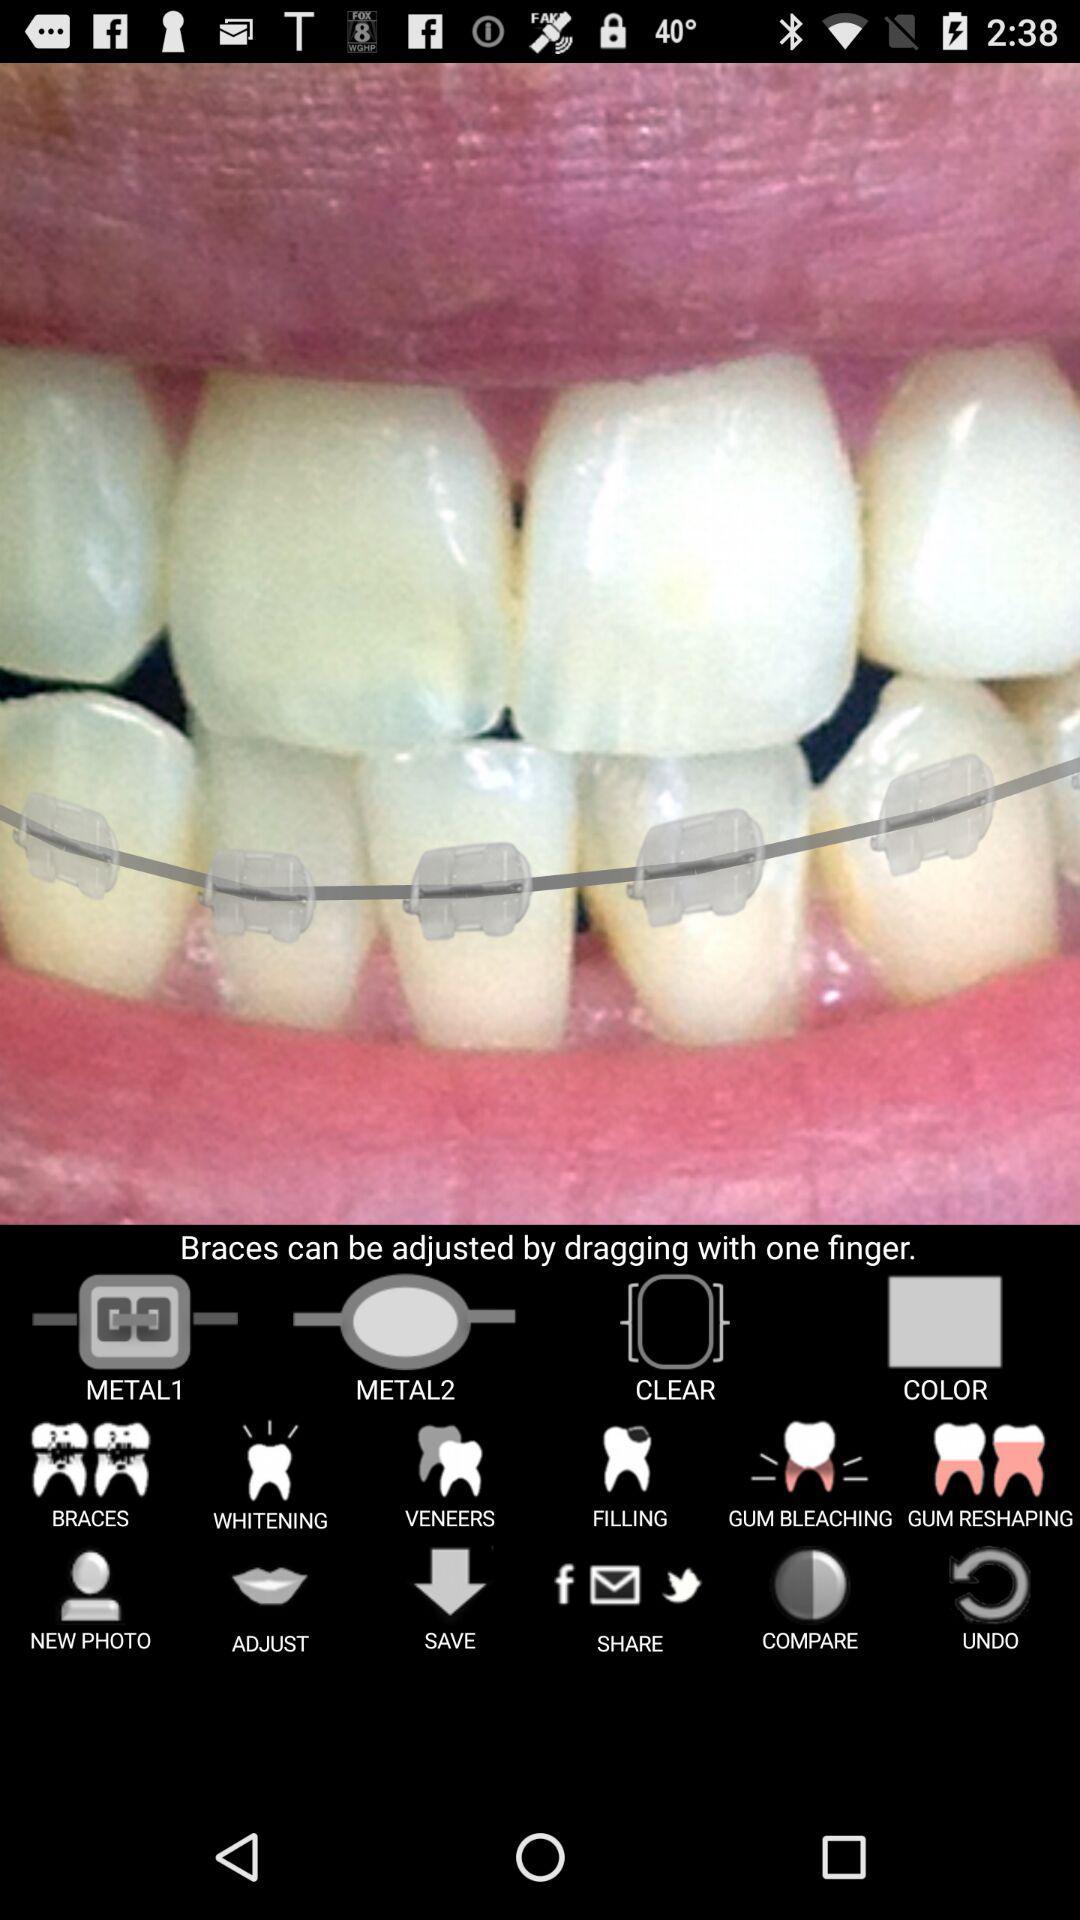 Image resolution: width=1080 pixels, height=1920 pixels. What do you see at coordinates (405, 1339) in the screenshot?
I see `the image of the metal 2` at bounding box center [405, 1339].